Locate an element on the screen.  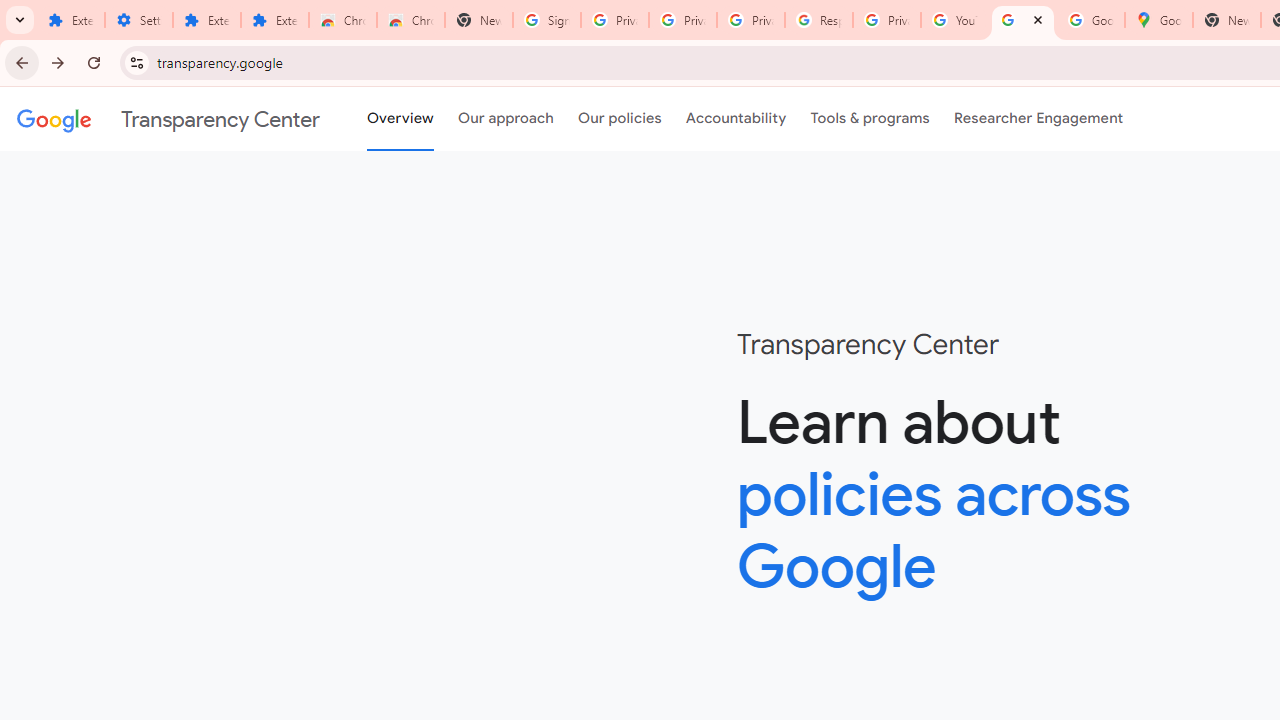
'Sign in - Google Accounts' is located at coordinates (547, 20).